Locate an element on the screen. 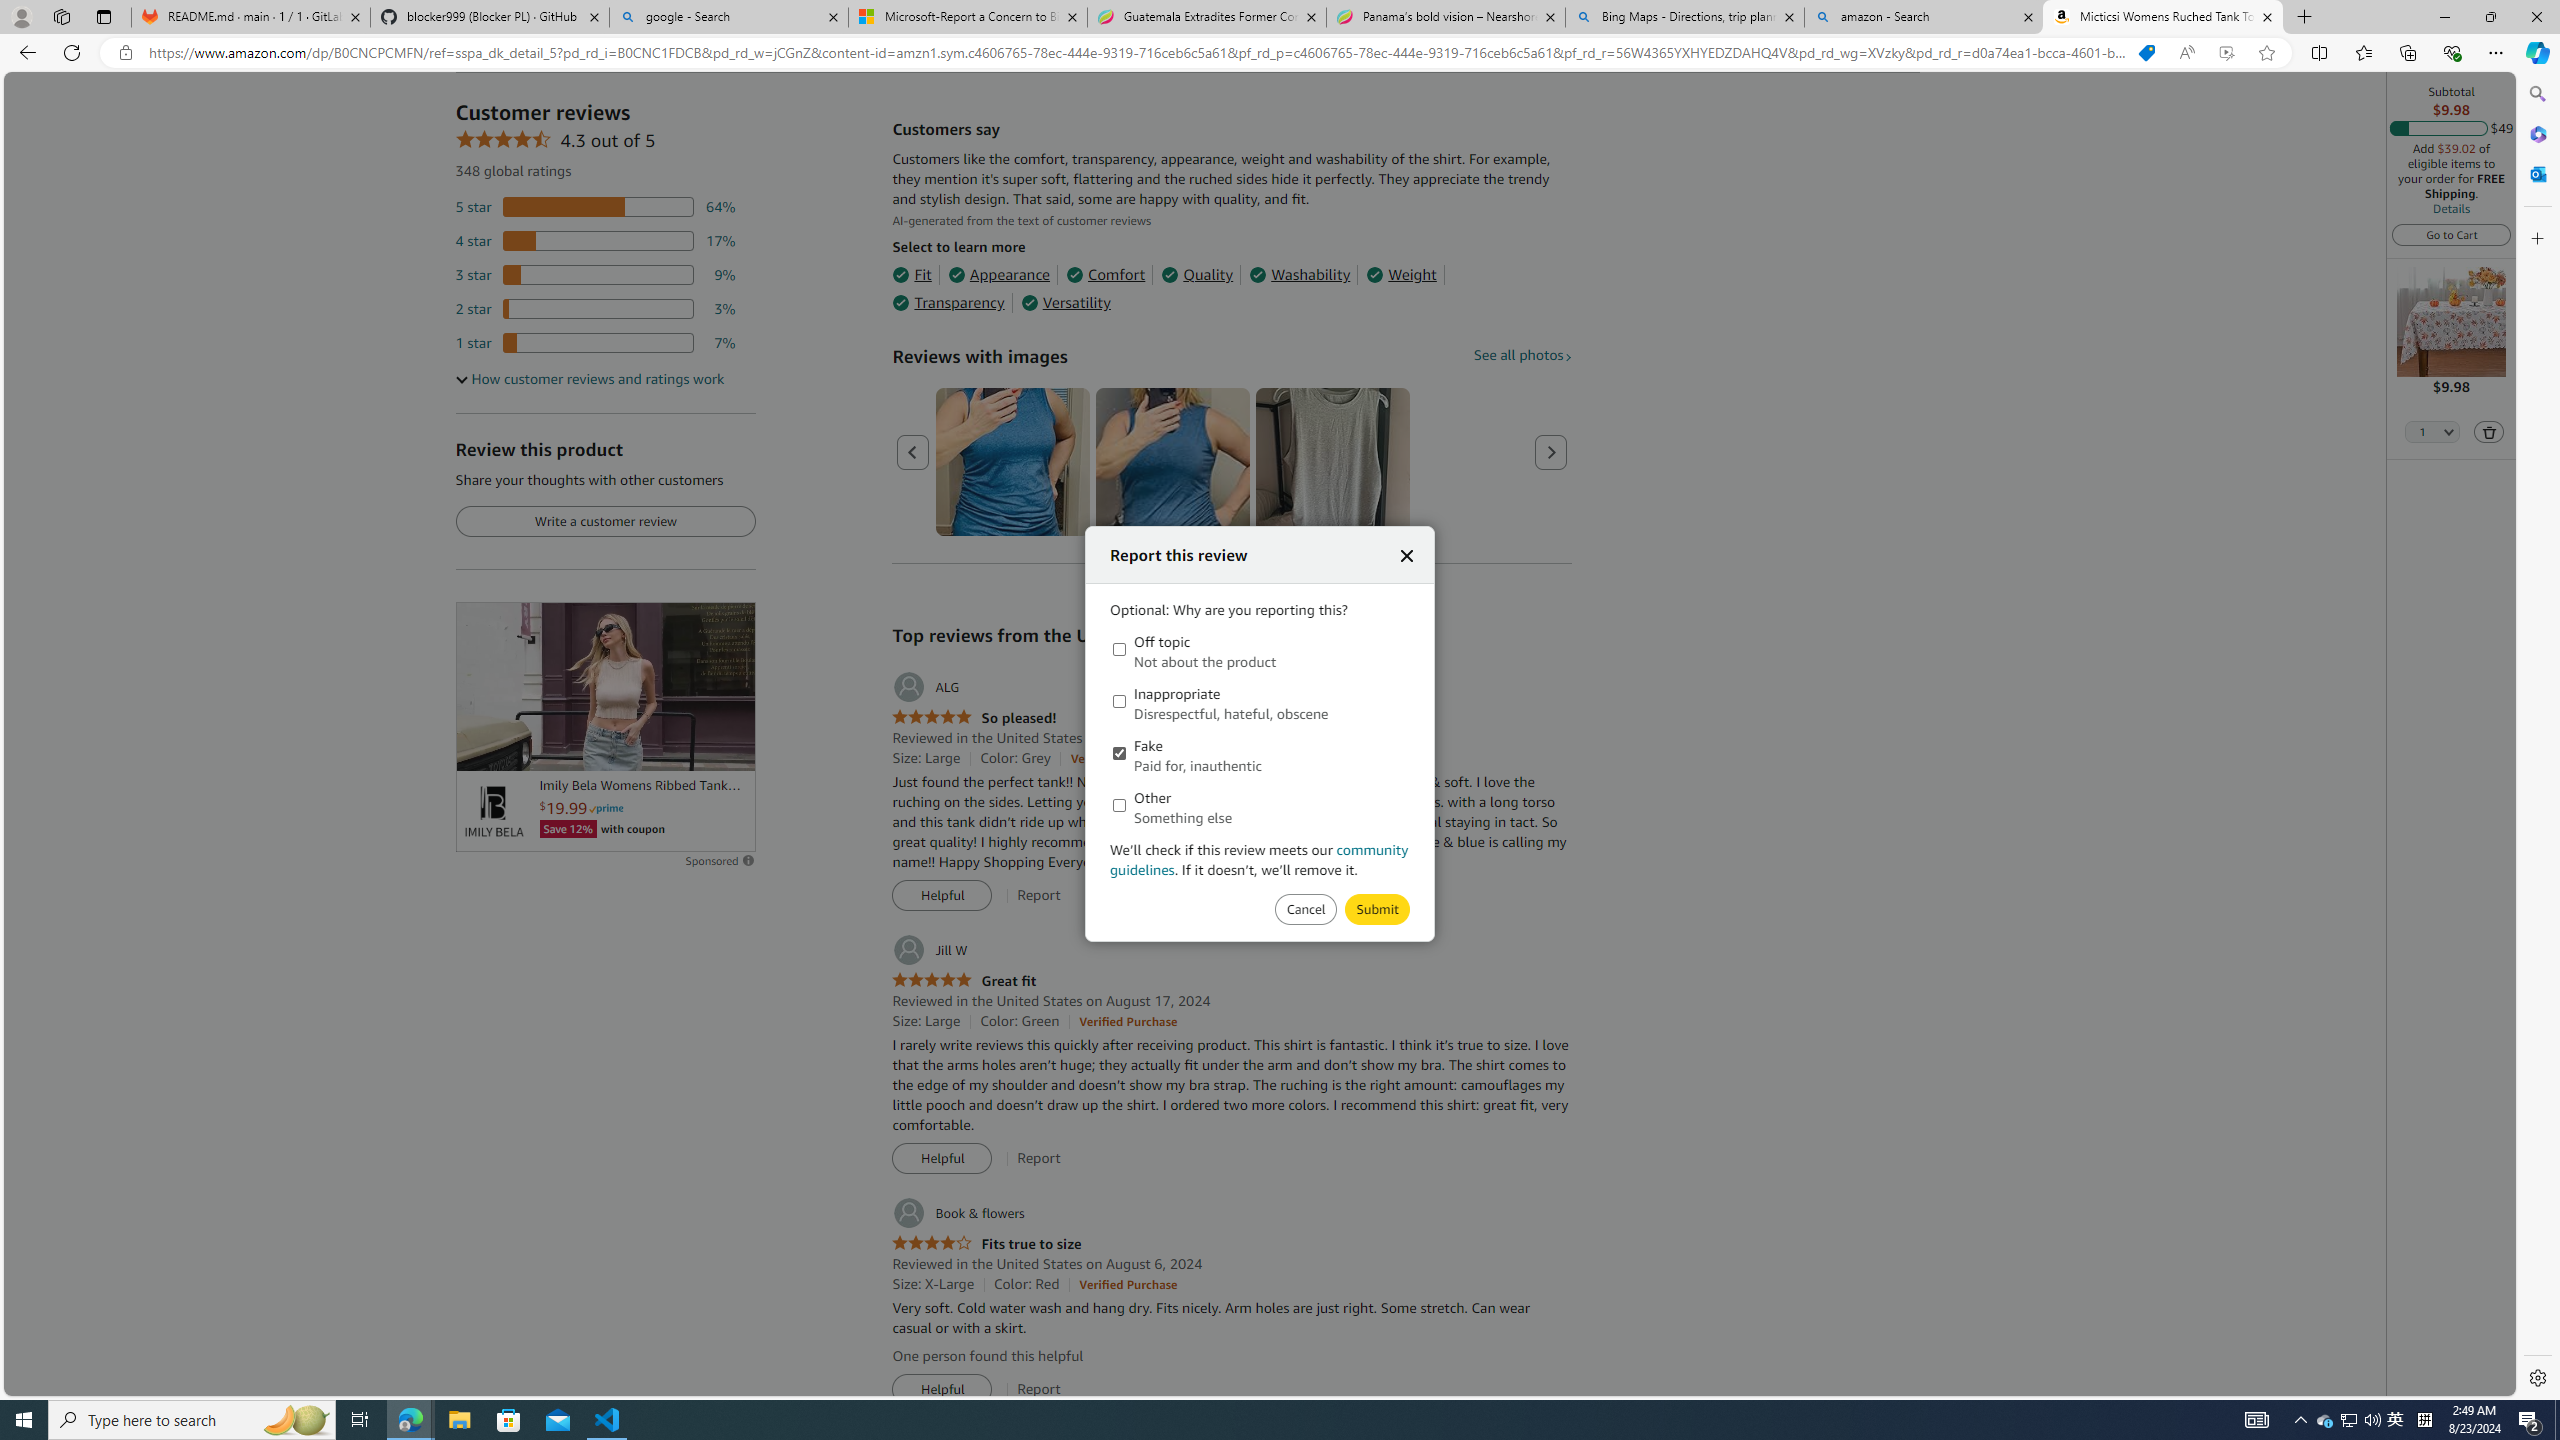 The image size is (2560, 1440). 'Transparency' is located at coordinates (947, 302).